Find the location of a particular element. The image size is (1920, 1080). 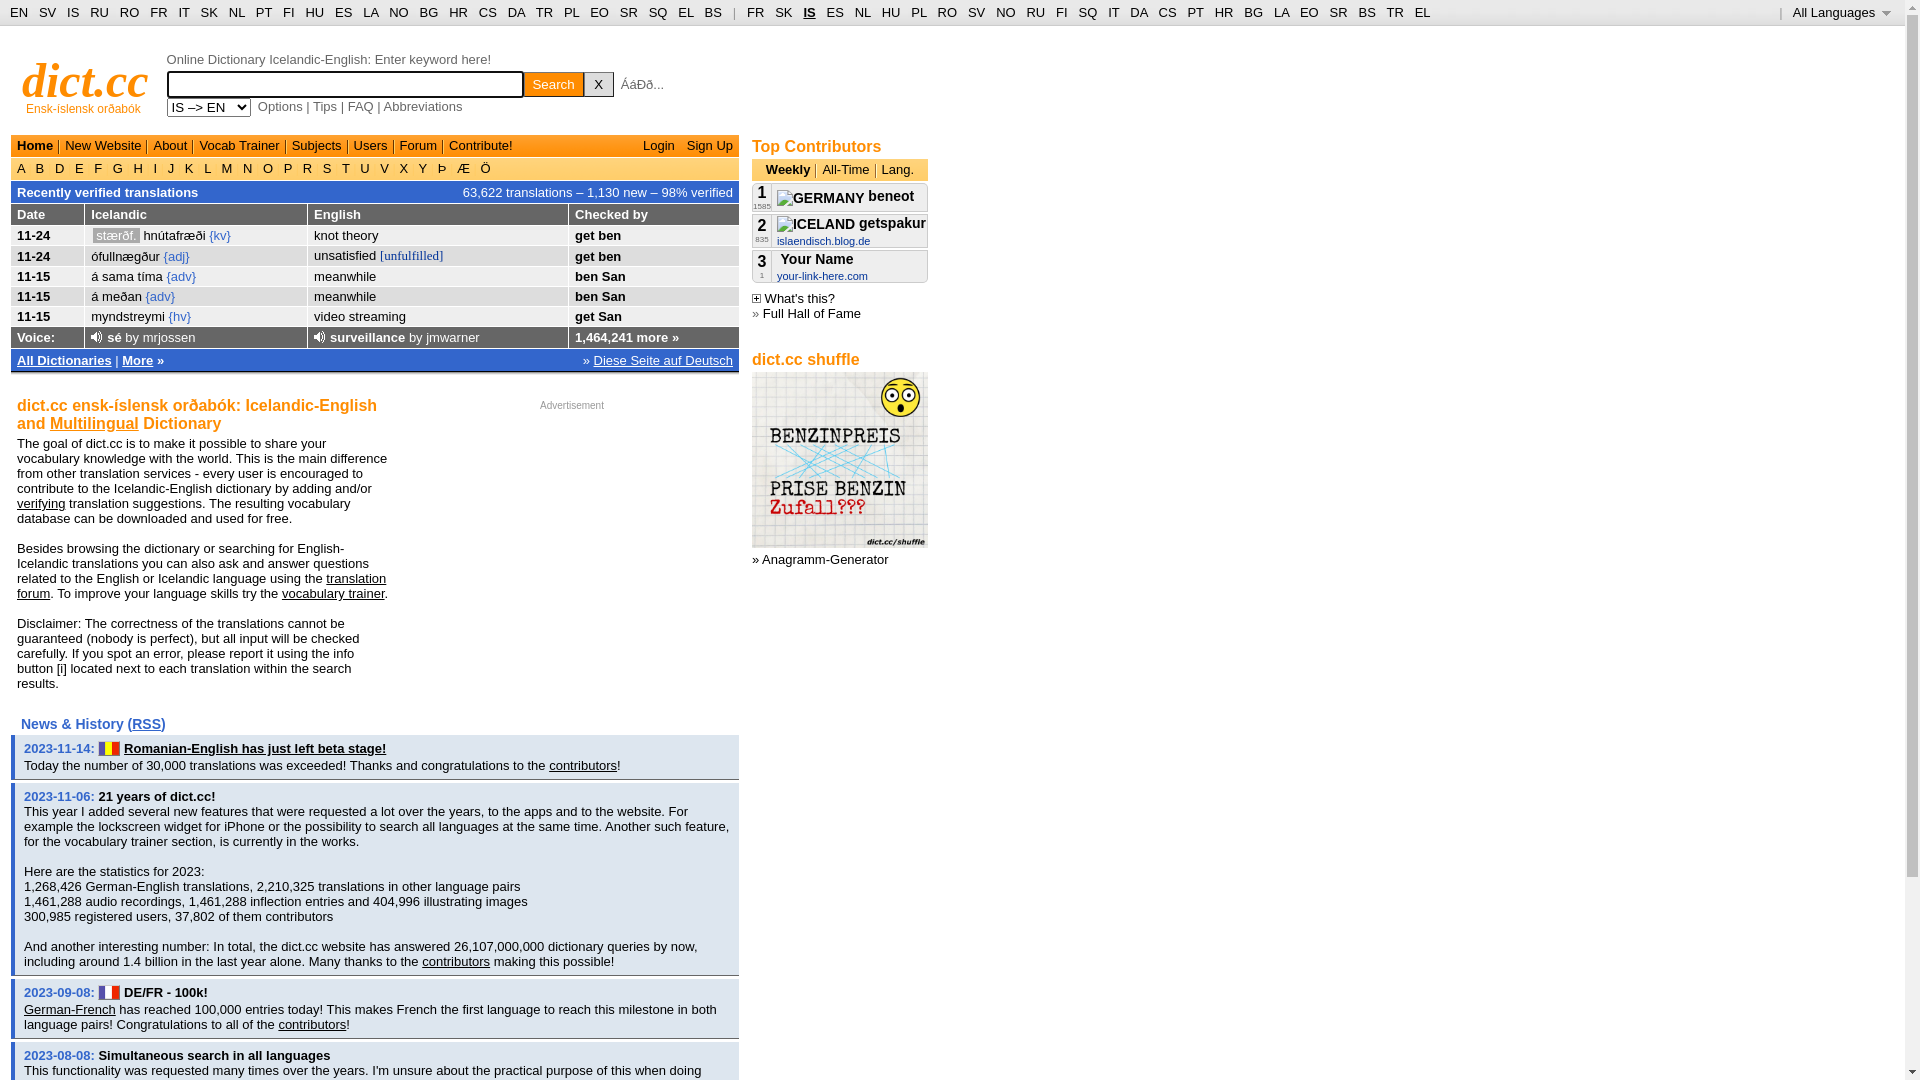

'FI' is located at coordinates (1055, 12).